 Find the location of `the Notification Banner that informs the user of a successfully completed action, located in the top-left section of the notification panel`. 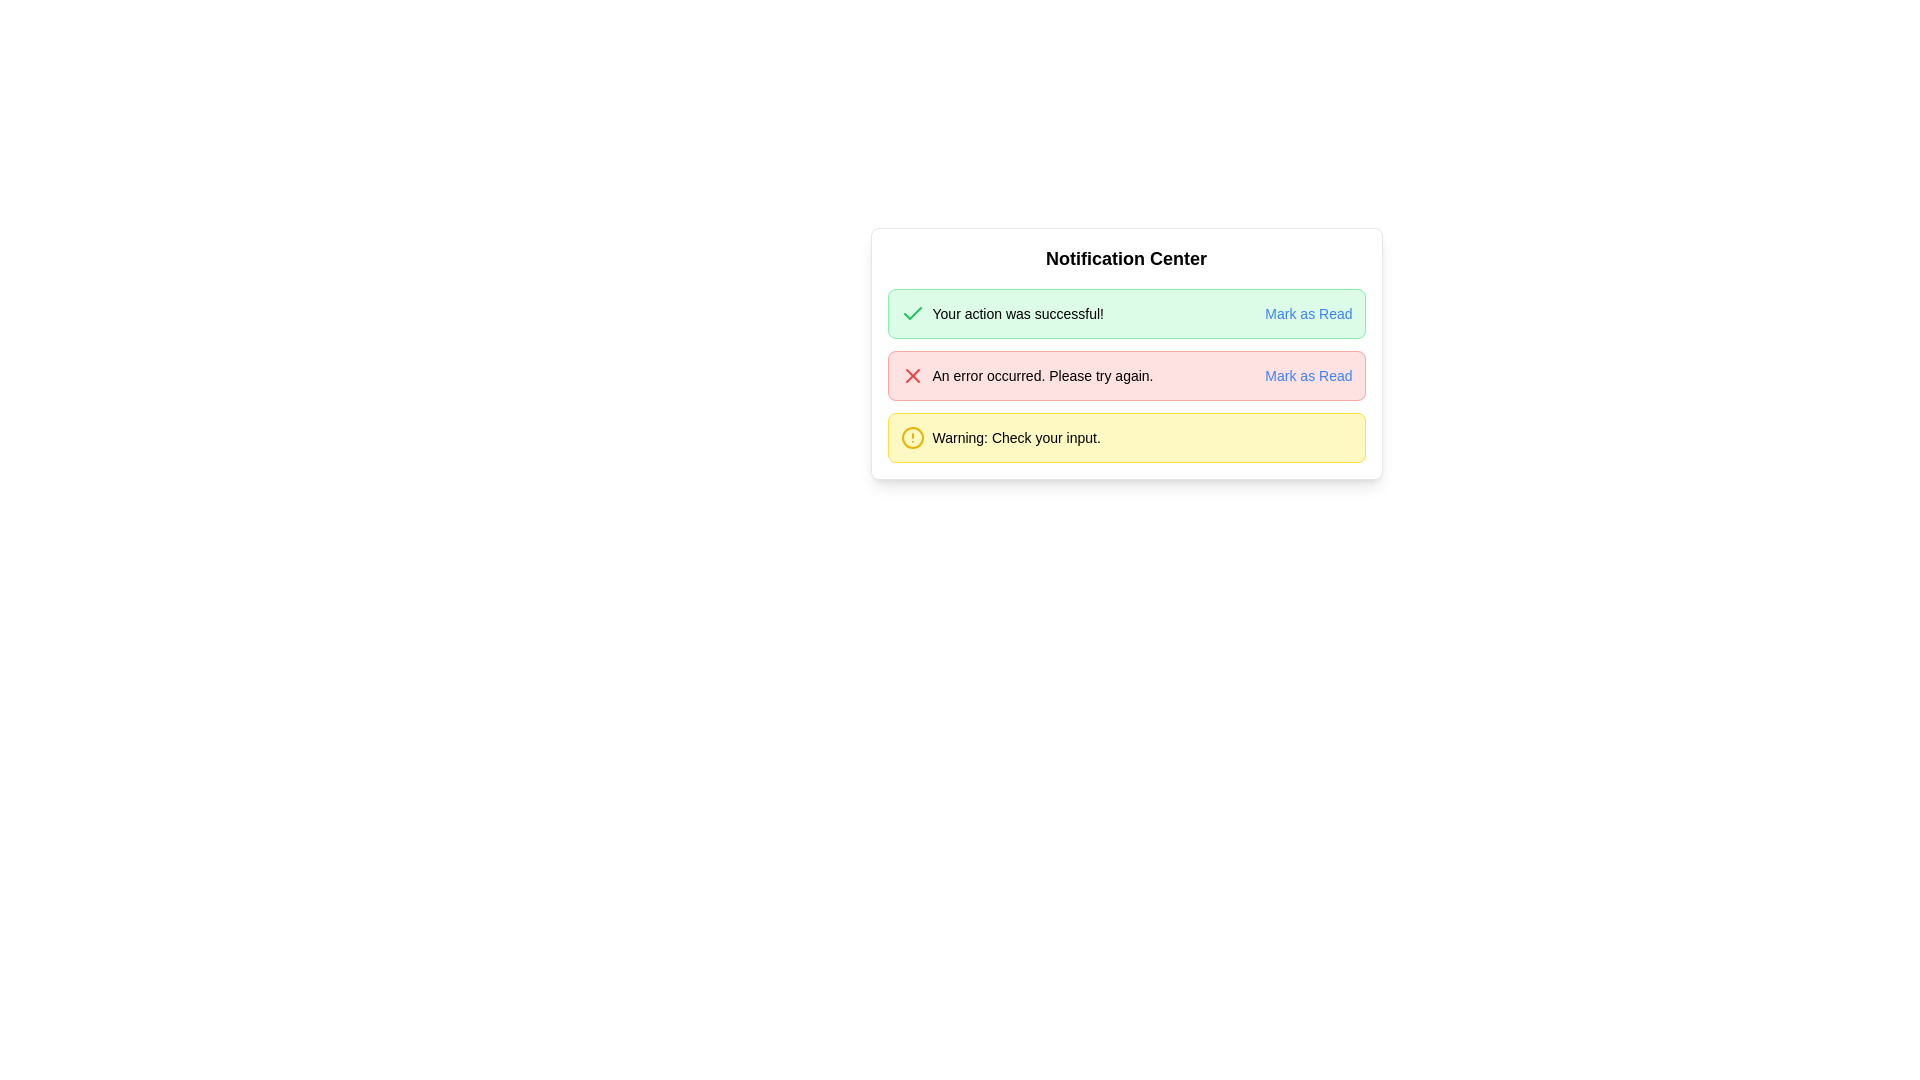

the Notification Banner that informs the user of a successfully completed action, located in the top-left section of the notification panel is located at coordinates (1002, 313).